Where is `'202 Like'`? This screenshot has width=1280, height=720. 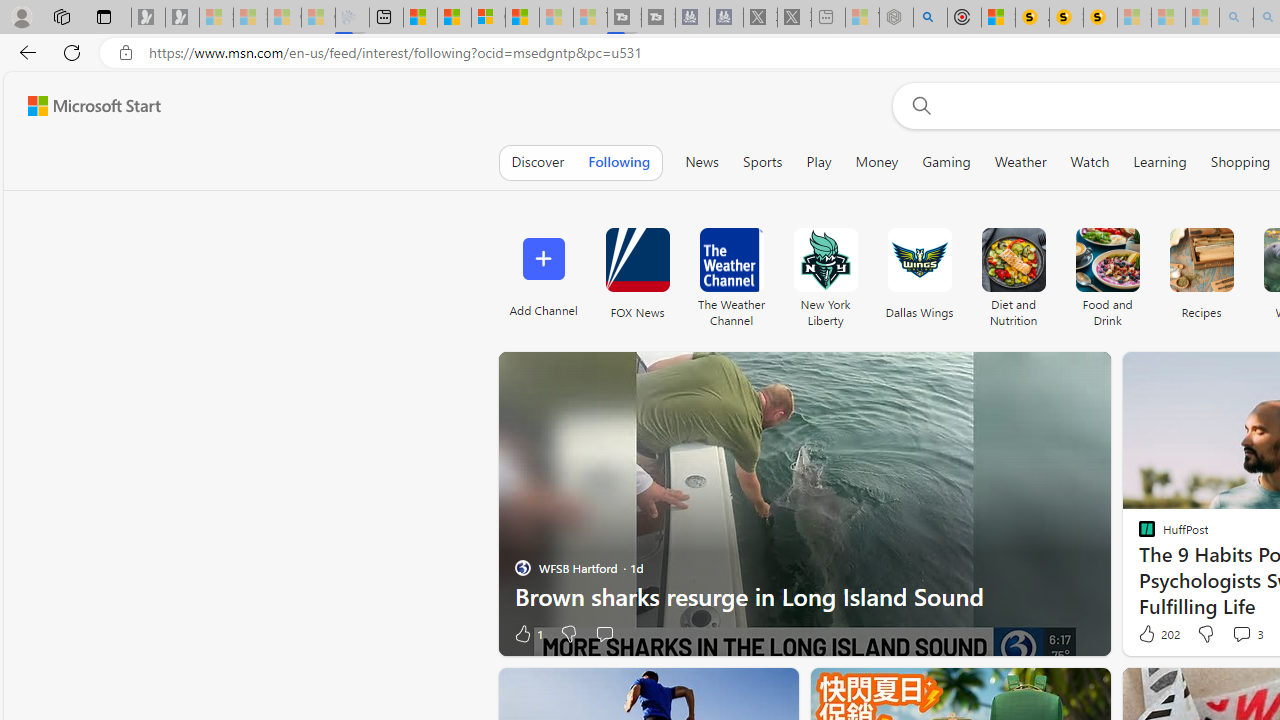
'202 Like' is located at coordinates (1157, 633).